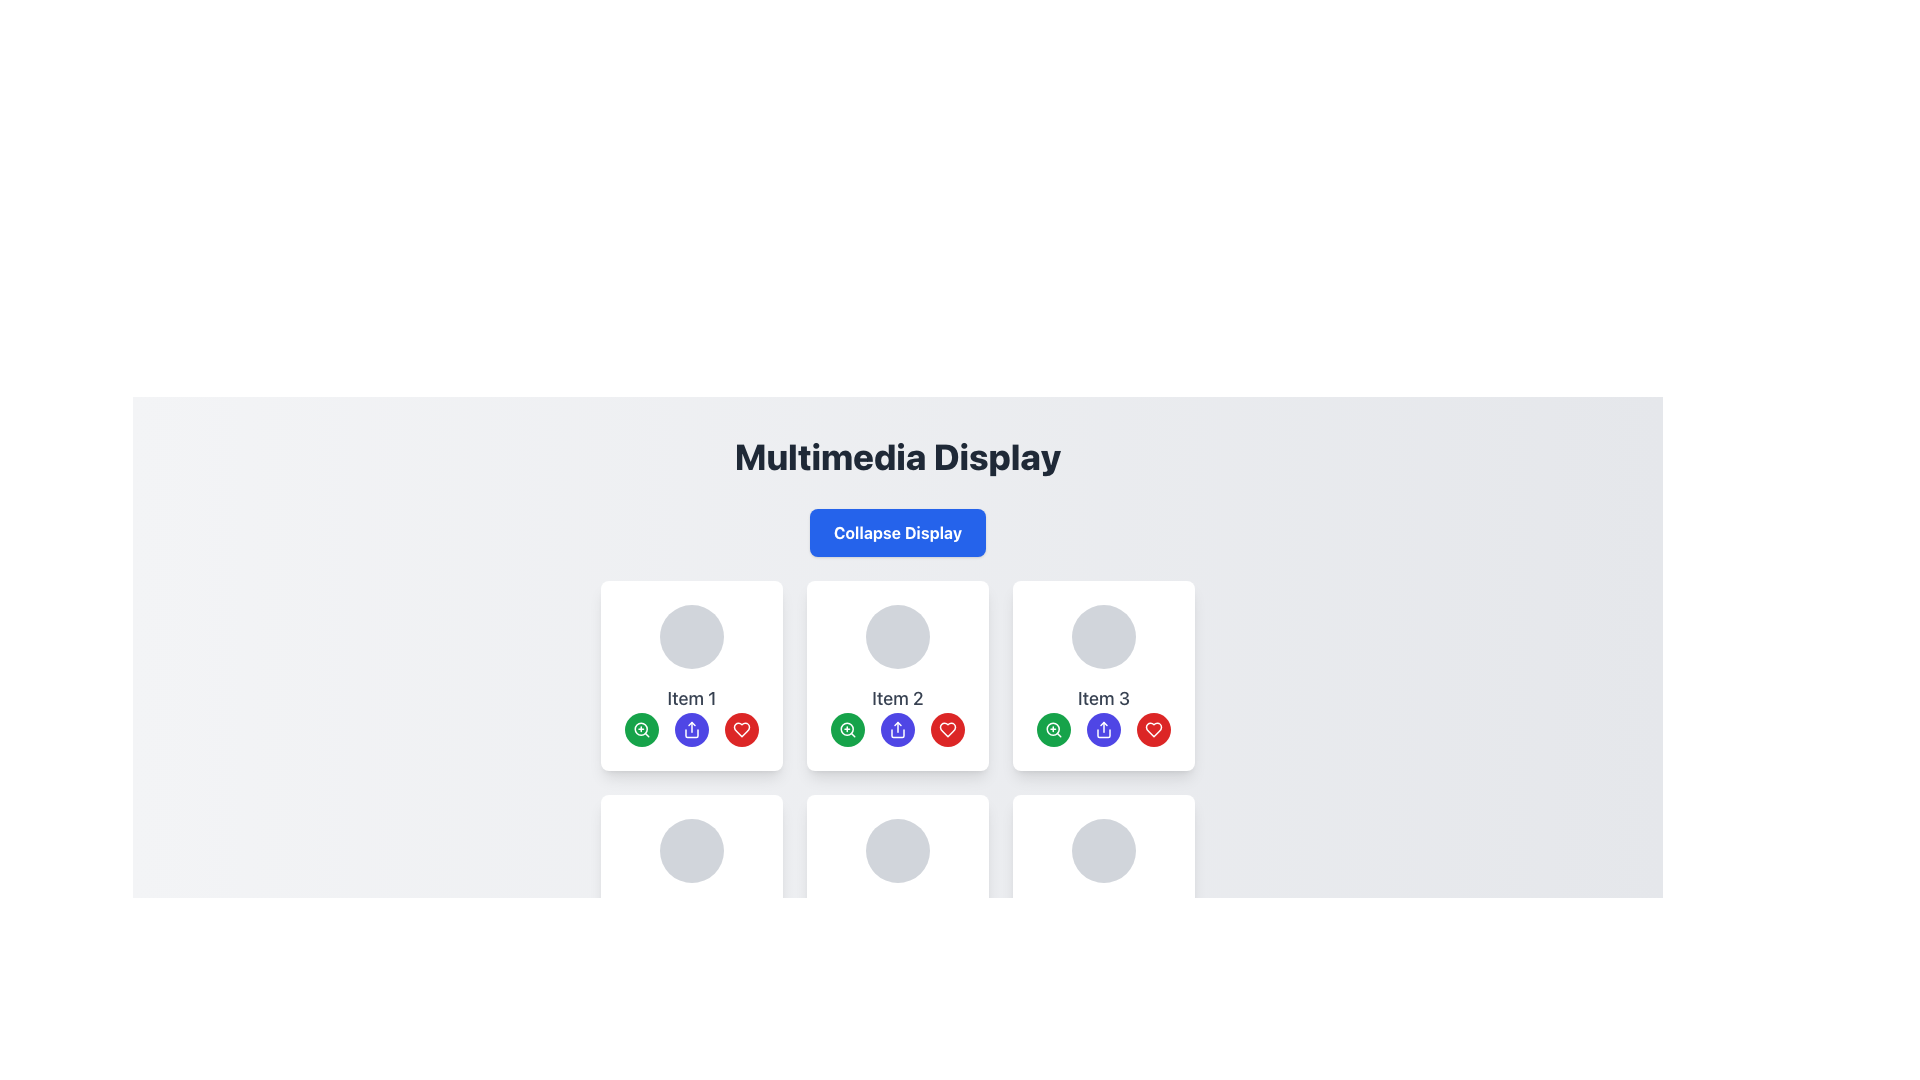  Describe the element at coordinates (1052, 729) in the screenshot. I see `the zoom-in button located below the card labeled 'Item 3' in the third column of the grid to enlarge the content of the item` at that location.